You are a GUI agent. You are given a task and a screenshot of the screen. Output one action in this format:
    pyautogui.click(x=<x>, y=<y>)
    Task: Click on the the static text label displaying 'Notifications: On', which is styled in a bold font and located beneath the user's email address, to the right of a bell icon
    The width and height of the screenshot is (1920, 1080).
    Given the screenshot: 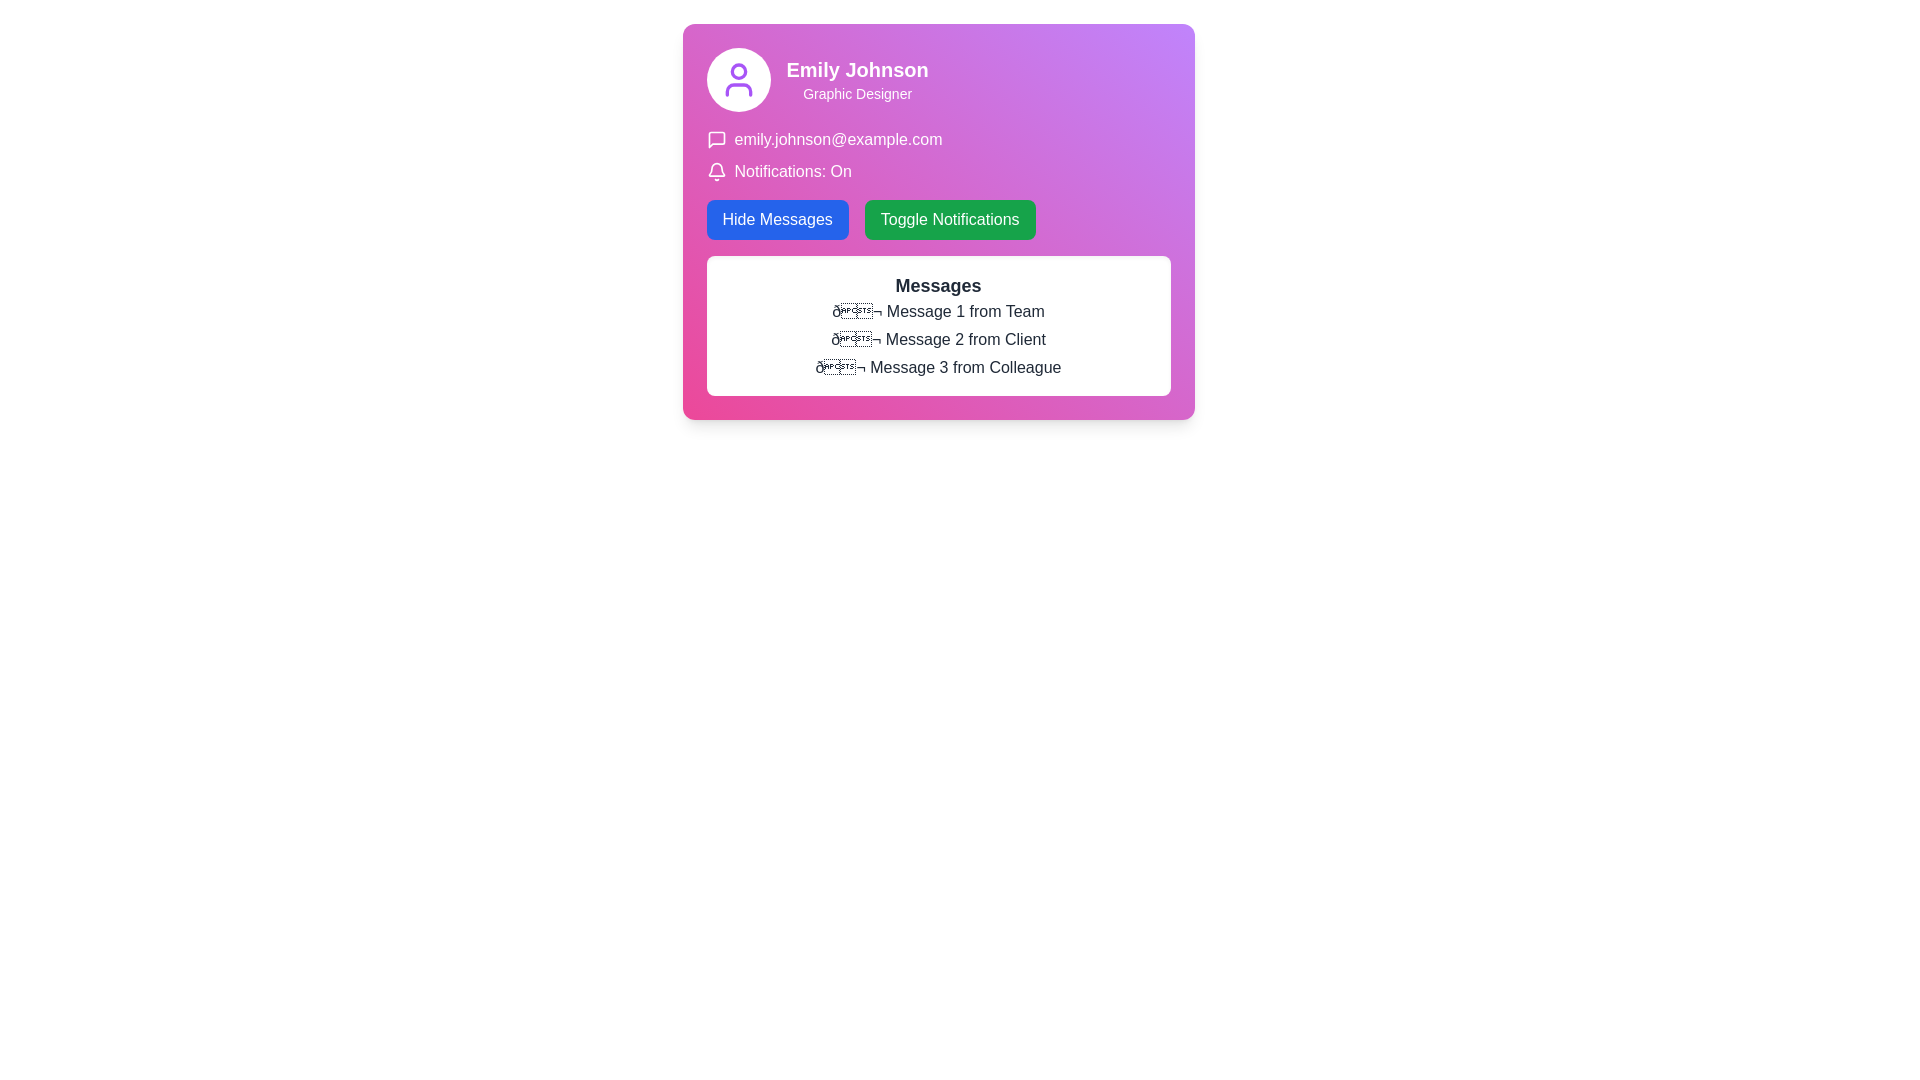 What is the action you would take?
    pyautogui.click(x=792, y=171)
    